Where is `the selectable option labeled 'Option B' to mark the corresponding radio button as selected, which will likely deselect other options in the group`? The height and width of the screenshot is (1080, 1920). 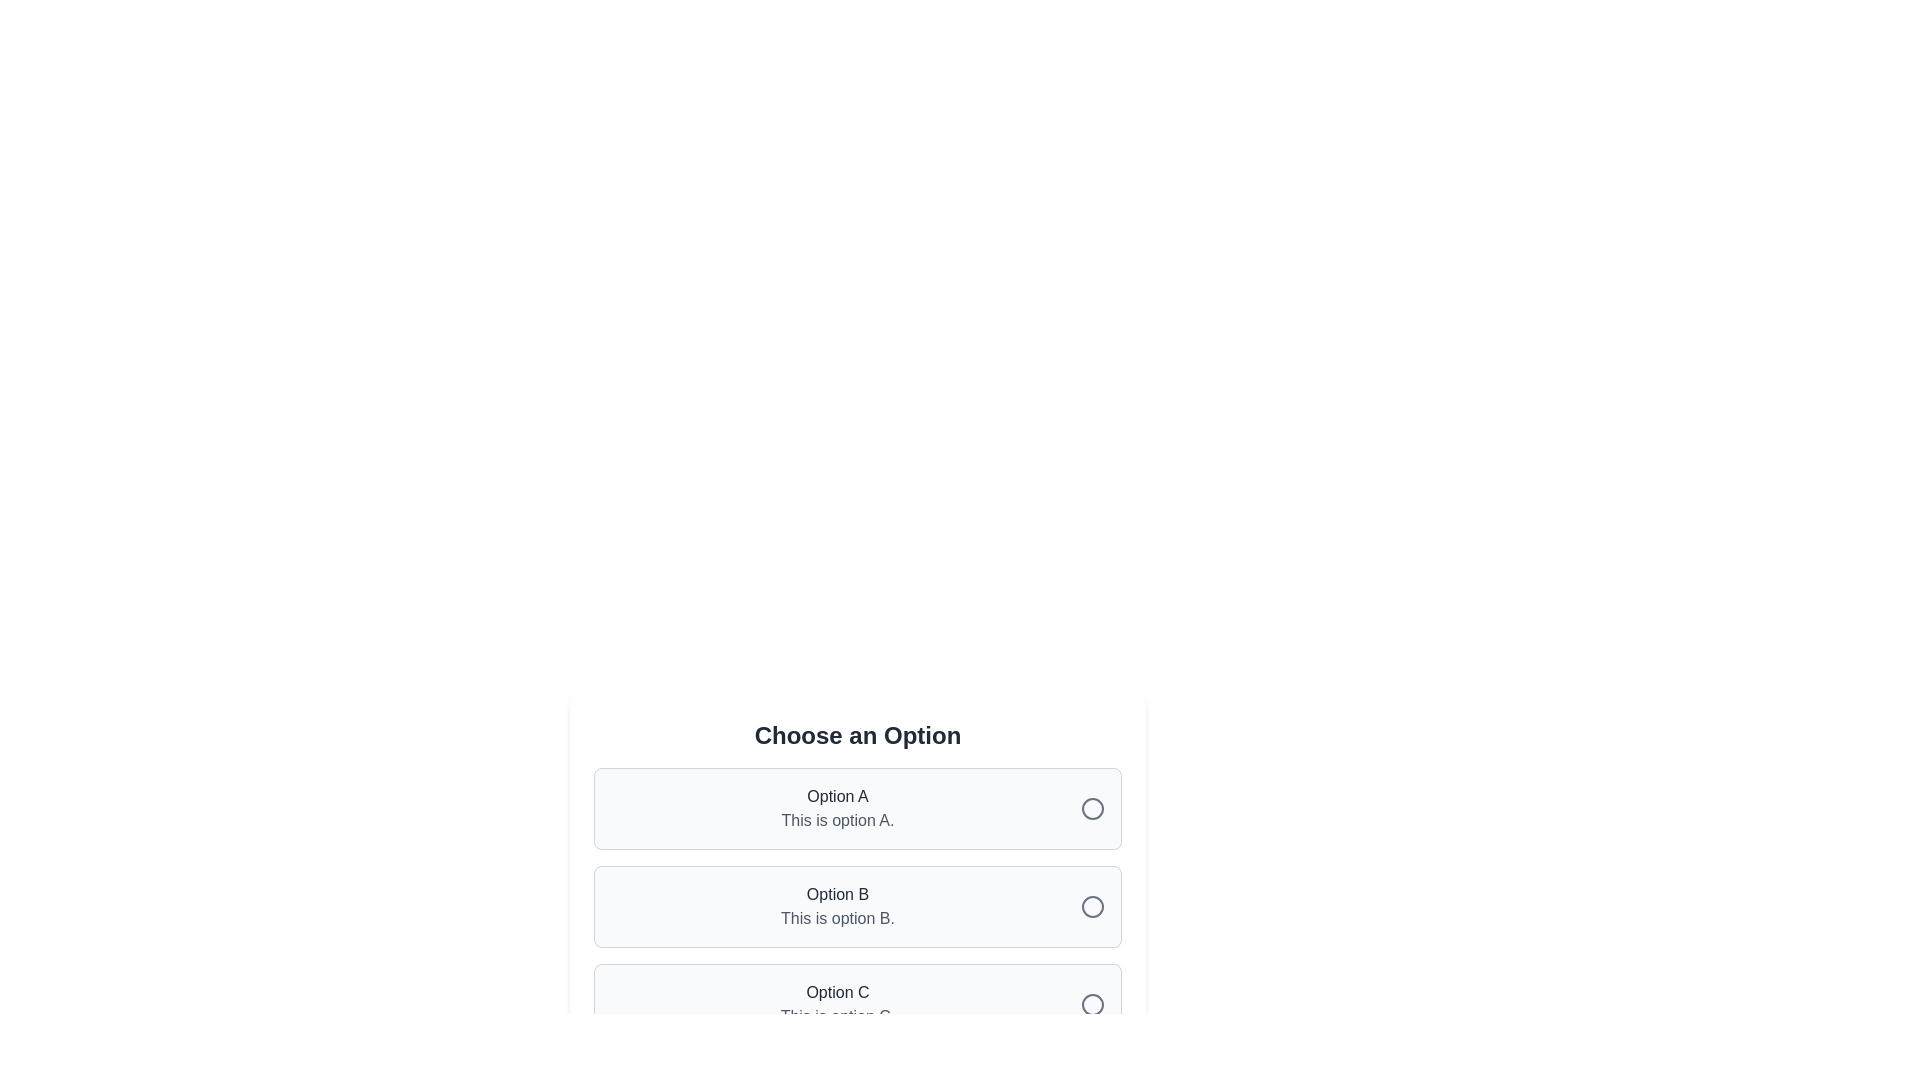 the selectable option labeled 'Option B' to mark the corresponding radio button as selected, which will likely deselect other options in the group is located at coordinates (858, 906).